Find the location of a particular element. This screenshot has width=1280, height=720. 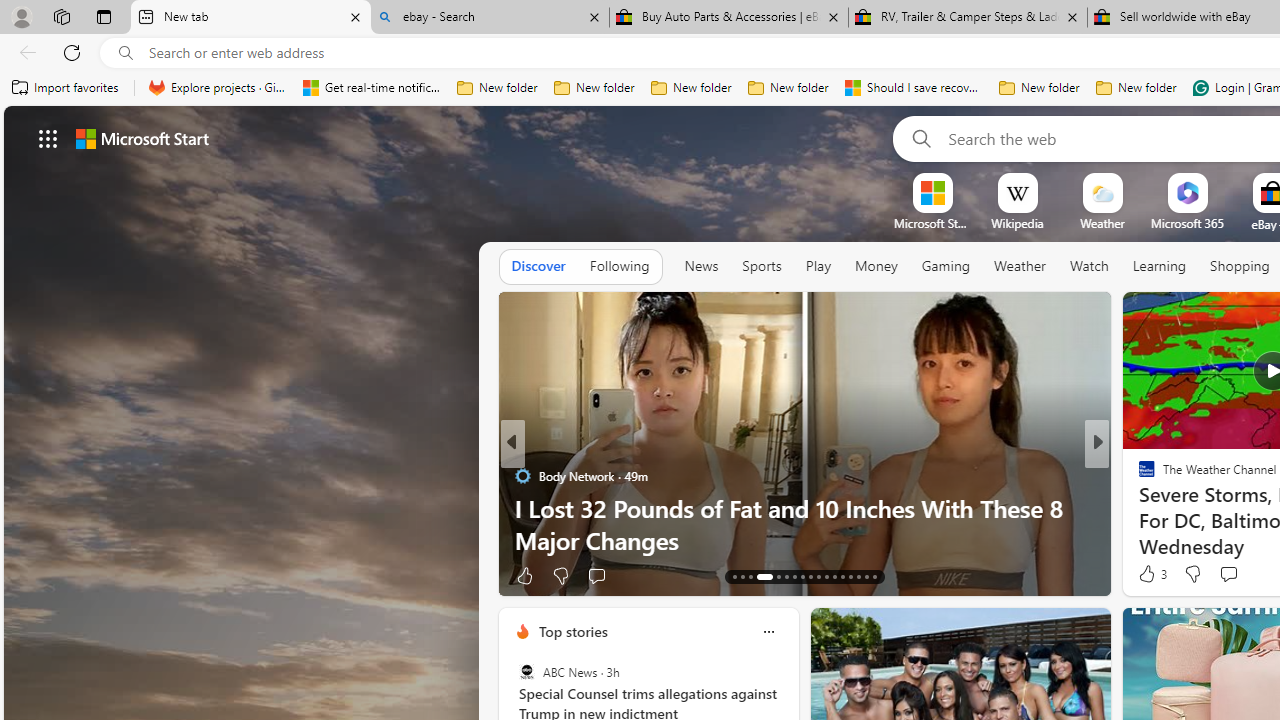

'Should I save recovered Word documents? - Microsoft Support' is located at coordinates (912, 87).